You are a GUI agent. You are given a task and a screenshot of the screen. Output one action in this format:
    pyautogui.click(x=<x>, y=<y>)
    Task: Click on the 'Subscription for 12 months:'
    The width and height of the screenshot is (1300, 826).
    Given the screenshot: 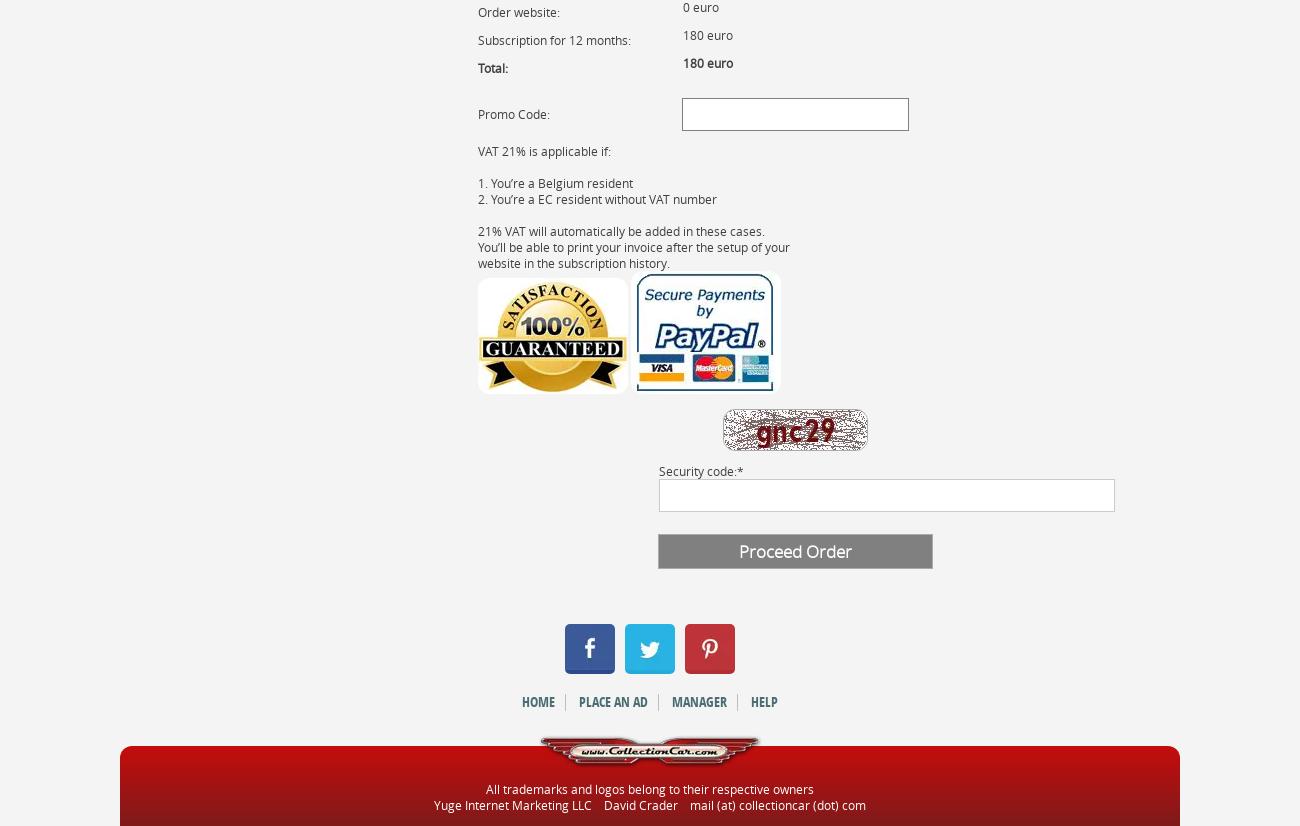 What is the action you would take?
    pyautogui.click(x=552, y=37)
    